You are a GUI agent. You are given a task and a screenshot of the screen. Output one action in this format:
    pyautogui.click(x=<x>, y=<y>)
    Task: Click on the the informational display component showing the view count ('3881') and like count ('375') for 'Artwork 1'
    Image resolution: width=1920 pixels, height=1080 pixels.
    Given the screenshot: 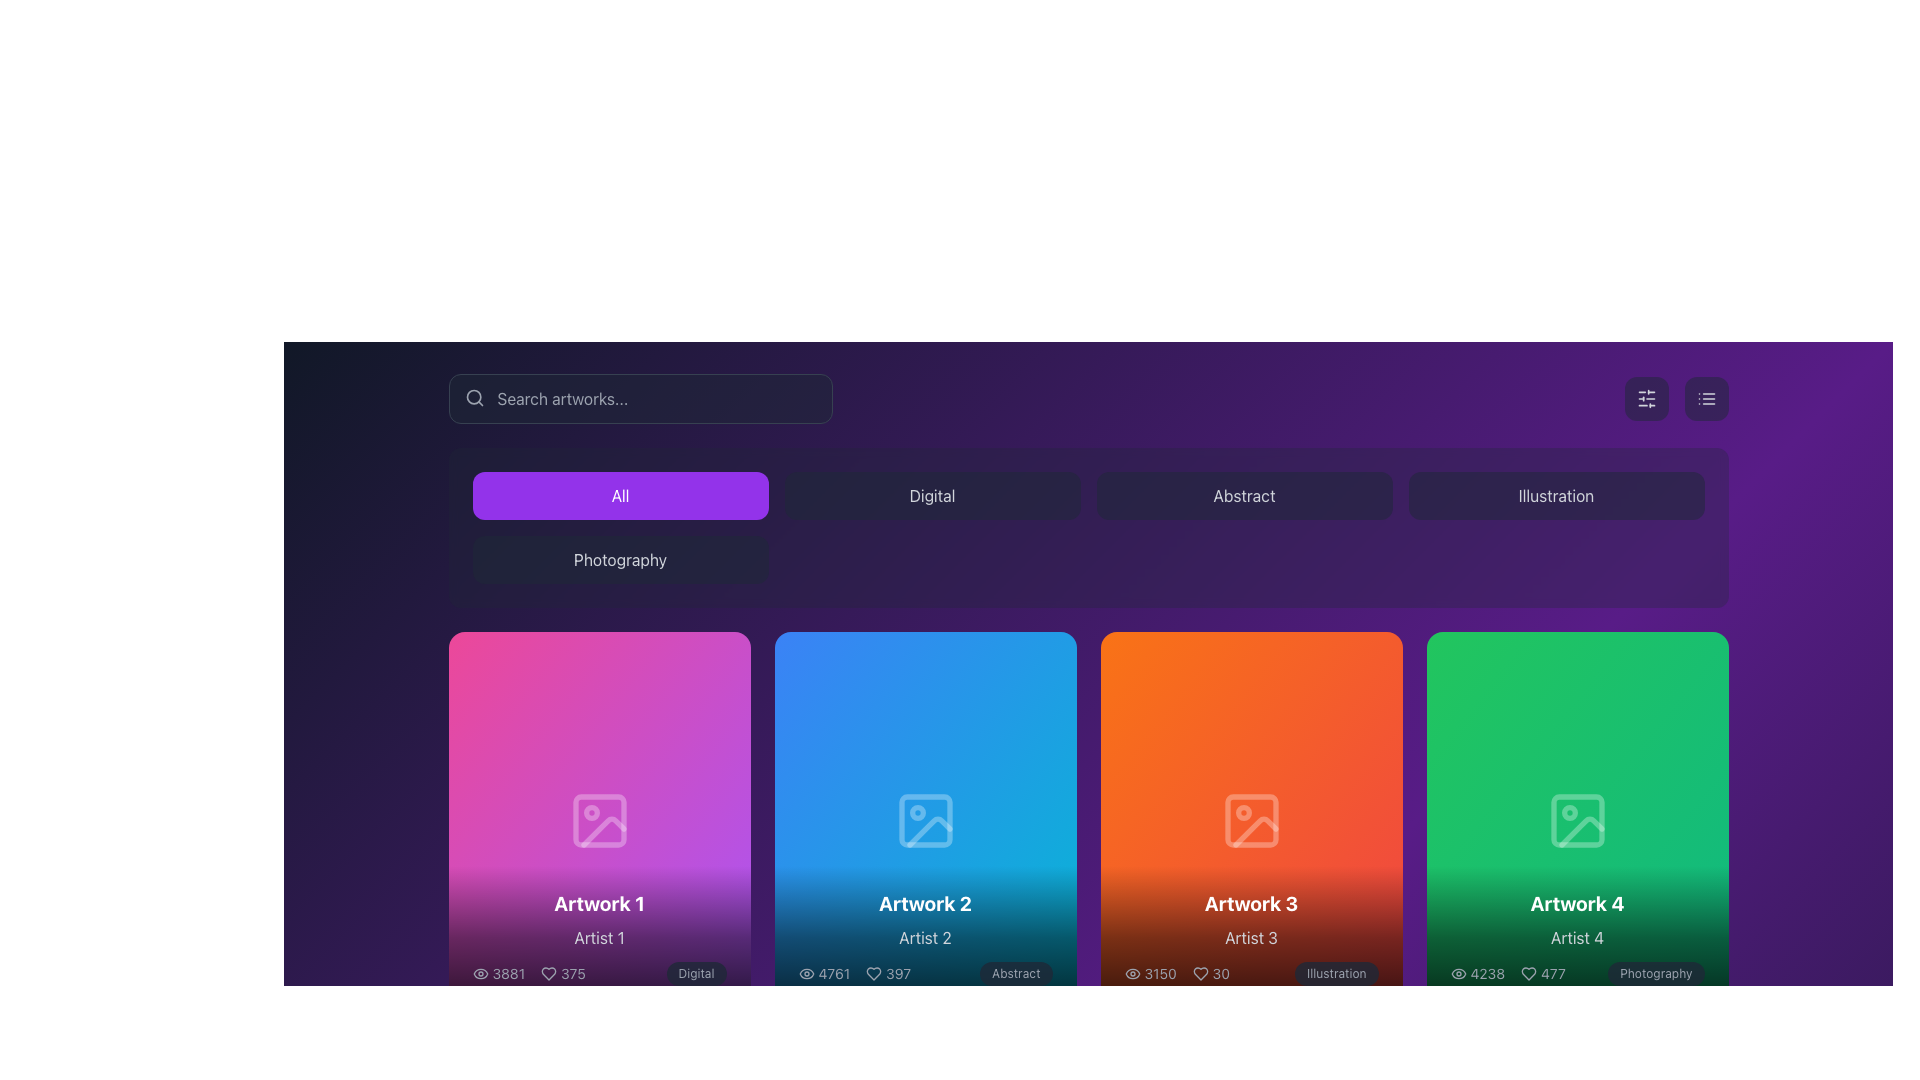 What is the action you would take?
    pyautogui.click(x=529, y=972)
    